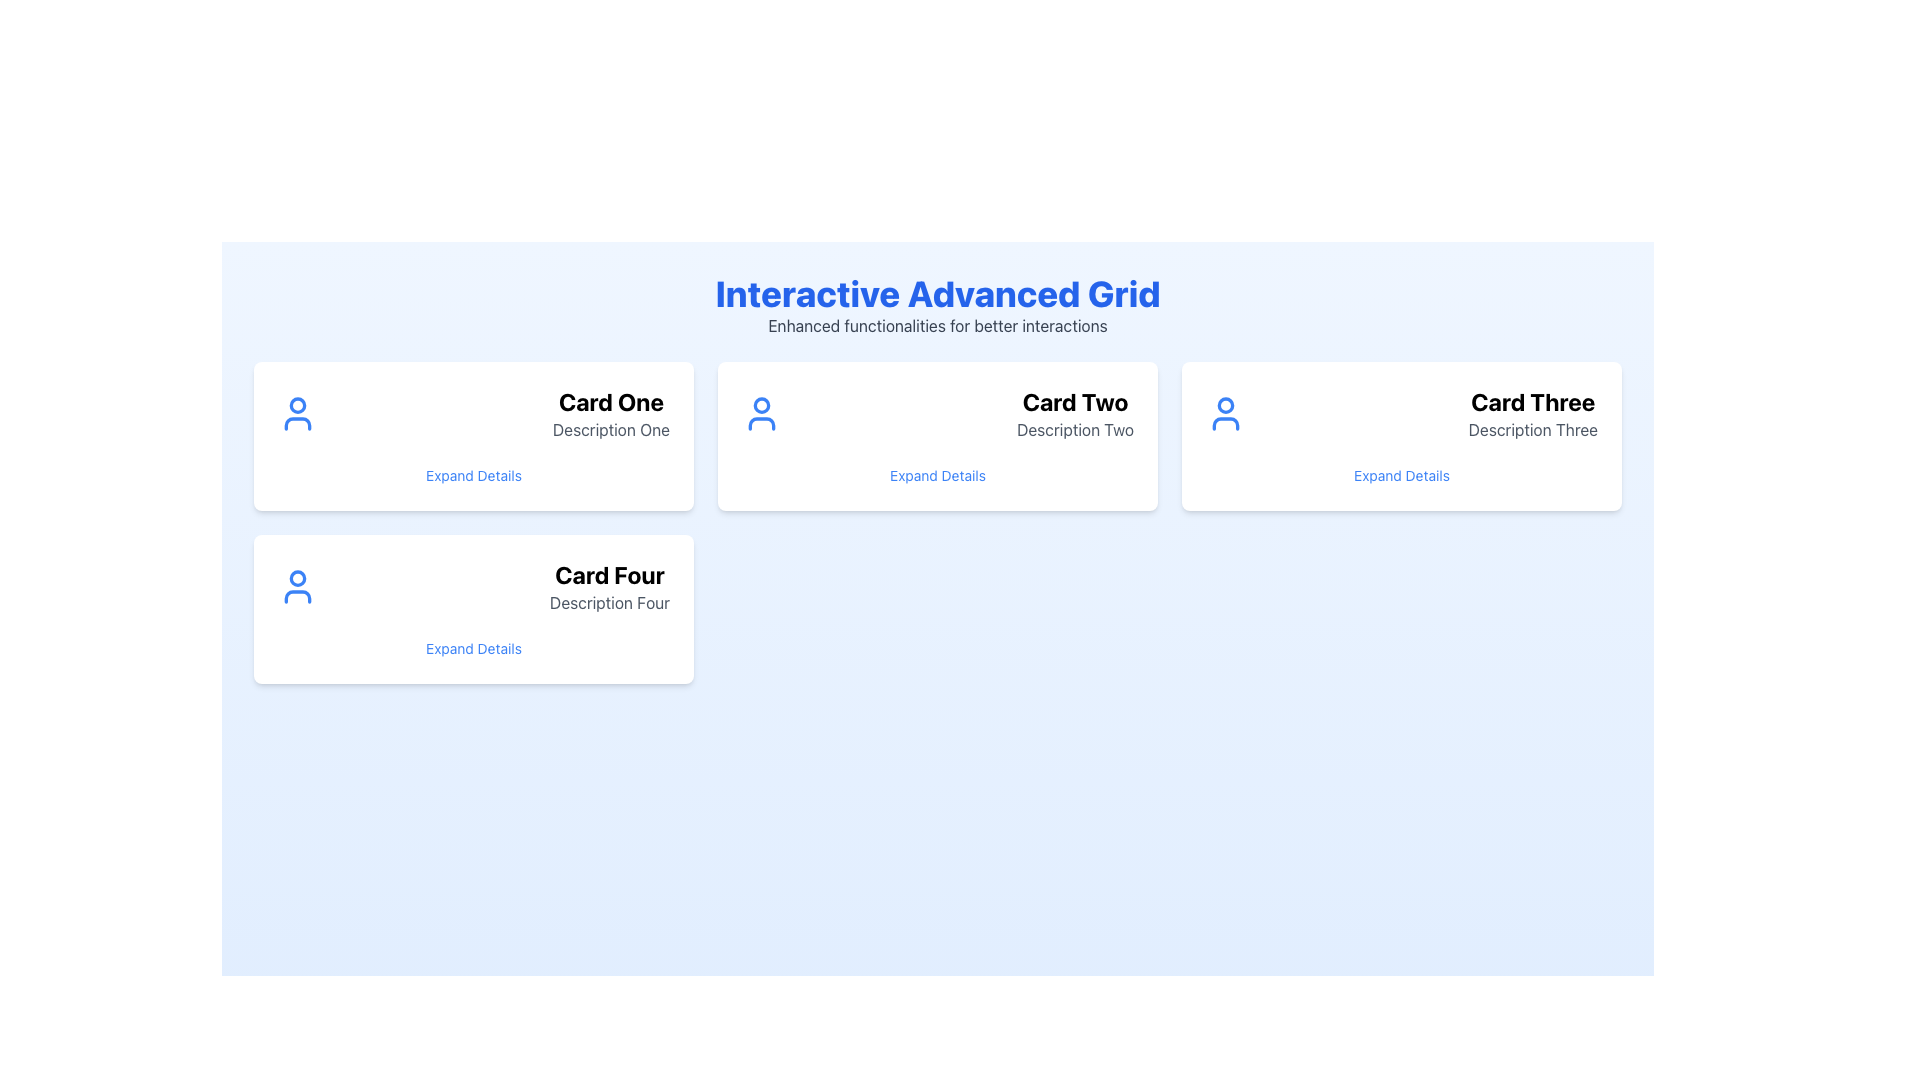 This screenshot has height=1080, width=1920. What do you see at coordinates (608, 601) in the screenshot?
I see `the text label providing additional information related to the 'Card Four' element, which is located at the bottom-left portion inside the card labeled 'Card Four'` at bounding box center [608, 601].